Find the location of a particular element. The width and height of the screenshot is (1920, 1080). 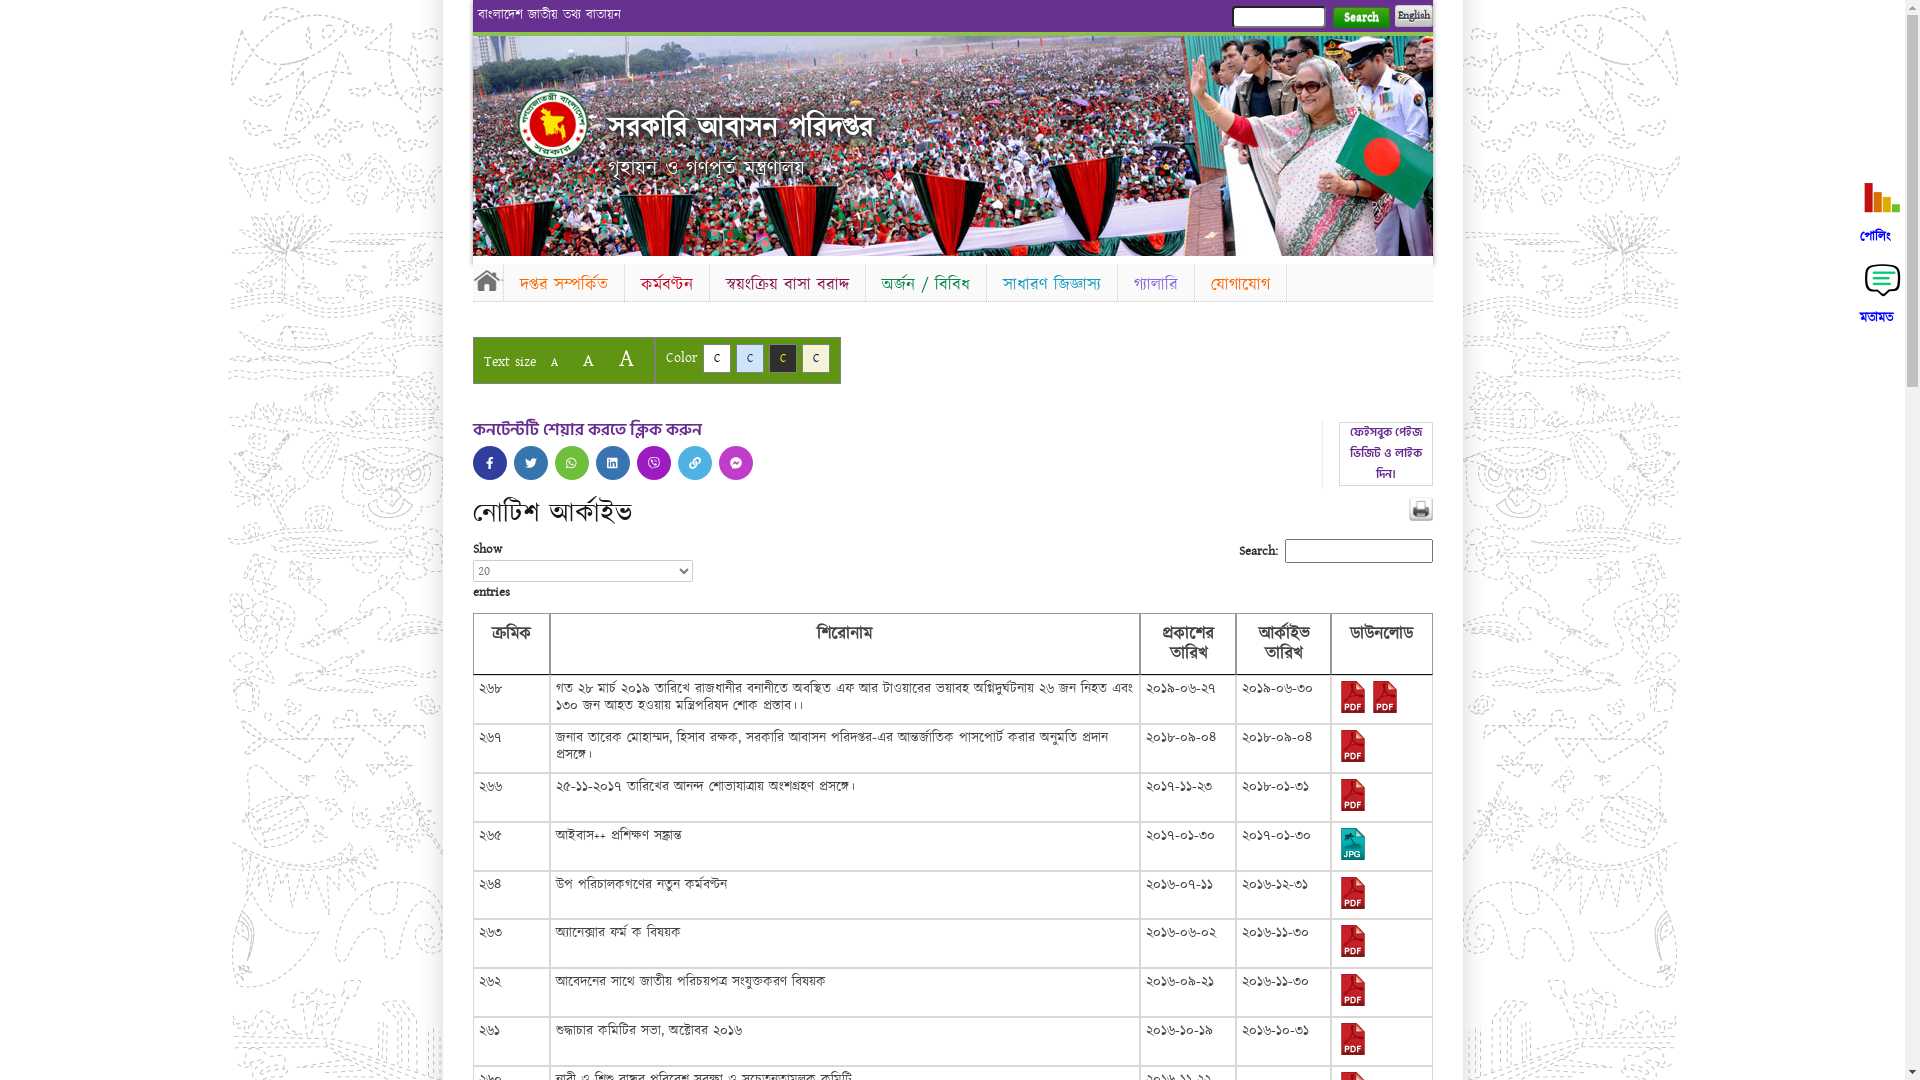

'Search' is located at coordinates (1360, 17).